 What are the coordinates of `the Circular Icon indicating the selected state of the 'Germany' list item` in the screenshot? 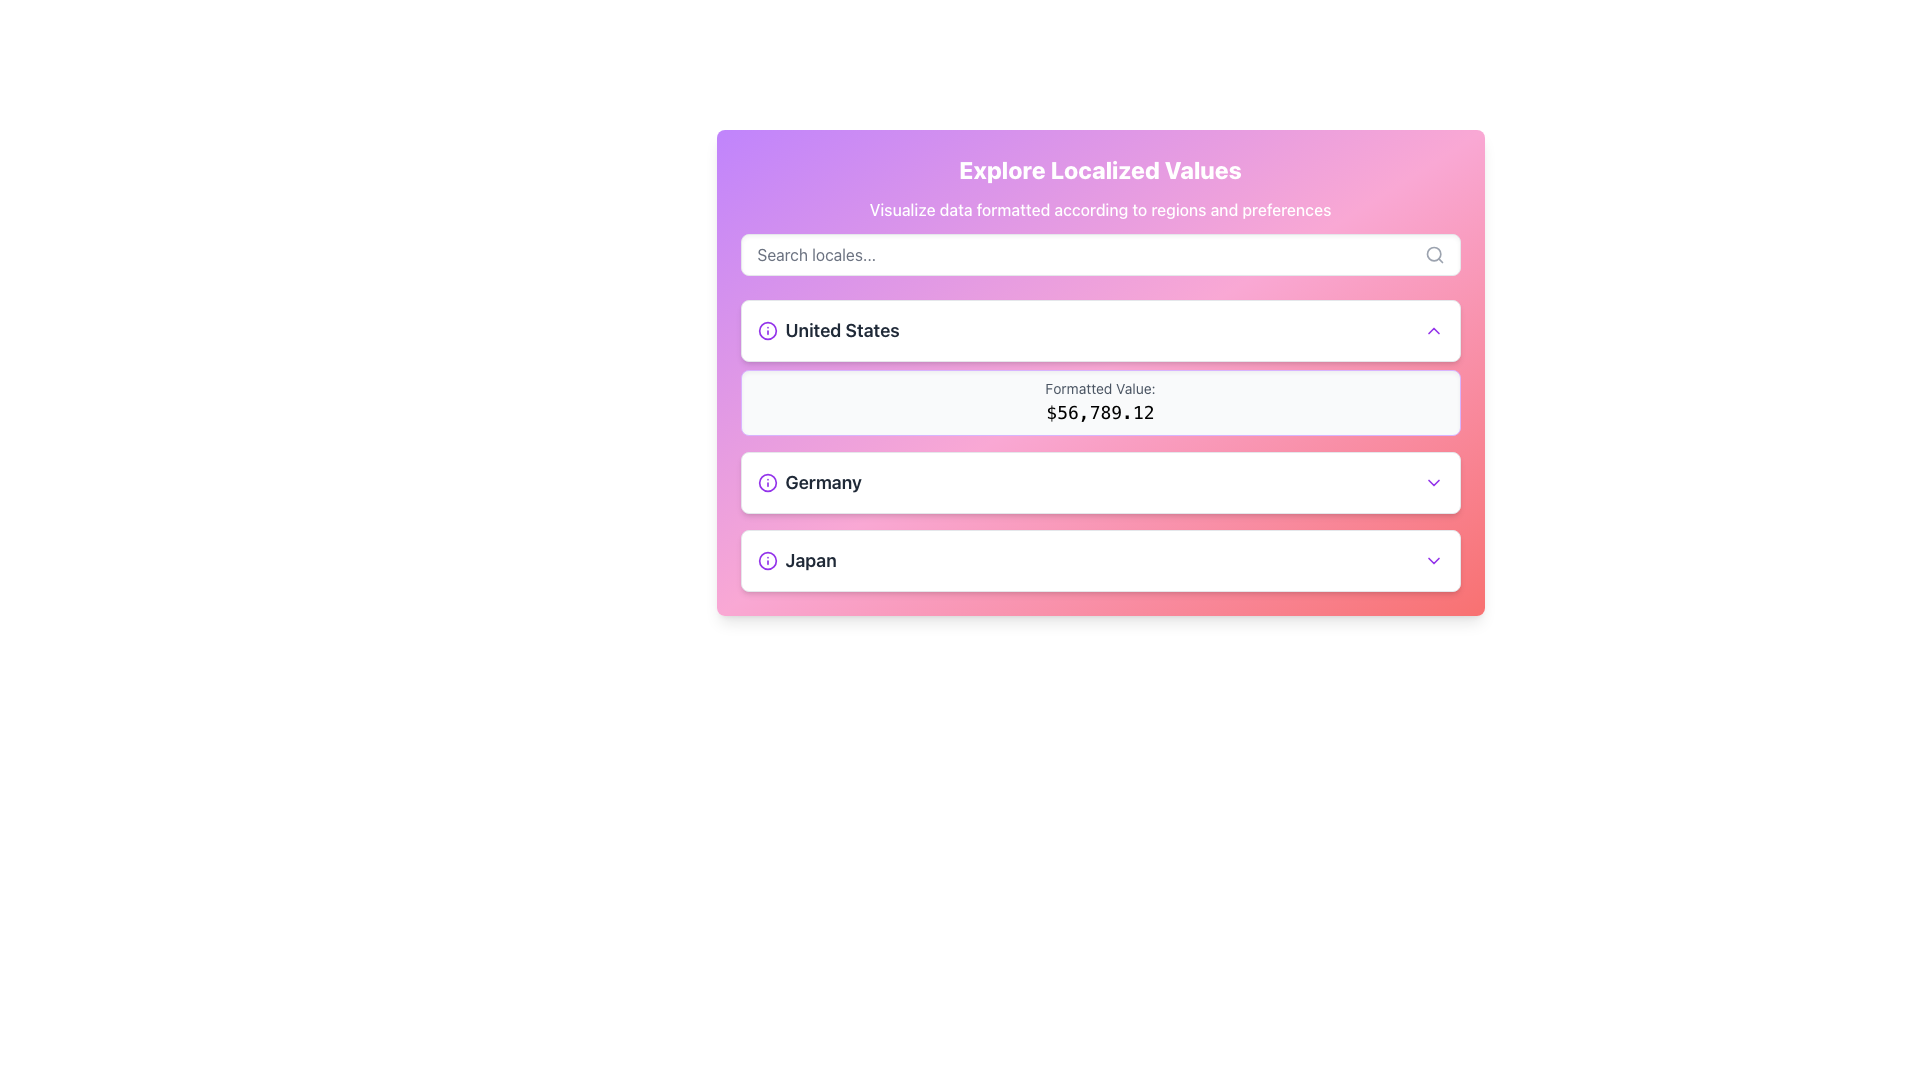 It's located at (766, 482).